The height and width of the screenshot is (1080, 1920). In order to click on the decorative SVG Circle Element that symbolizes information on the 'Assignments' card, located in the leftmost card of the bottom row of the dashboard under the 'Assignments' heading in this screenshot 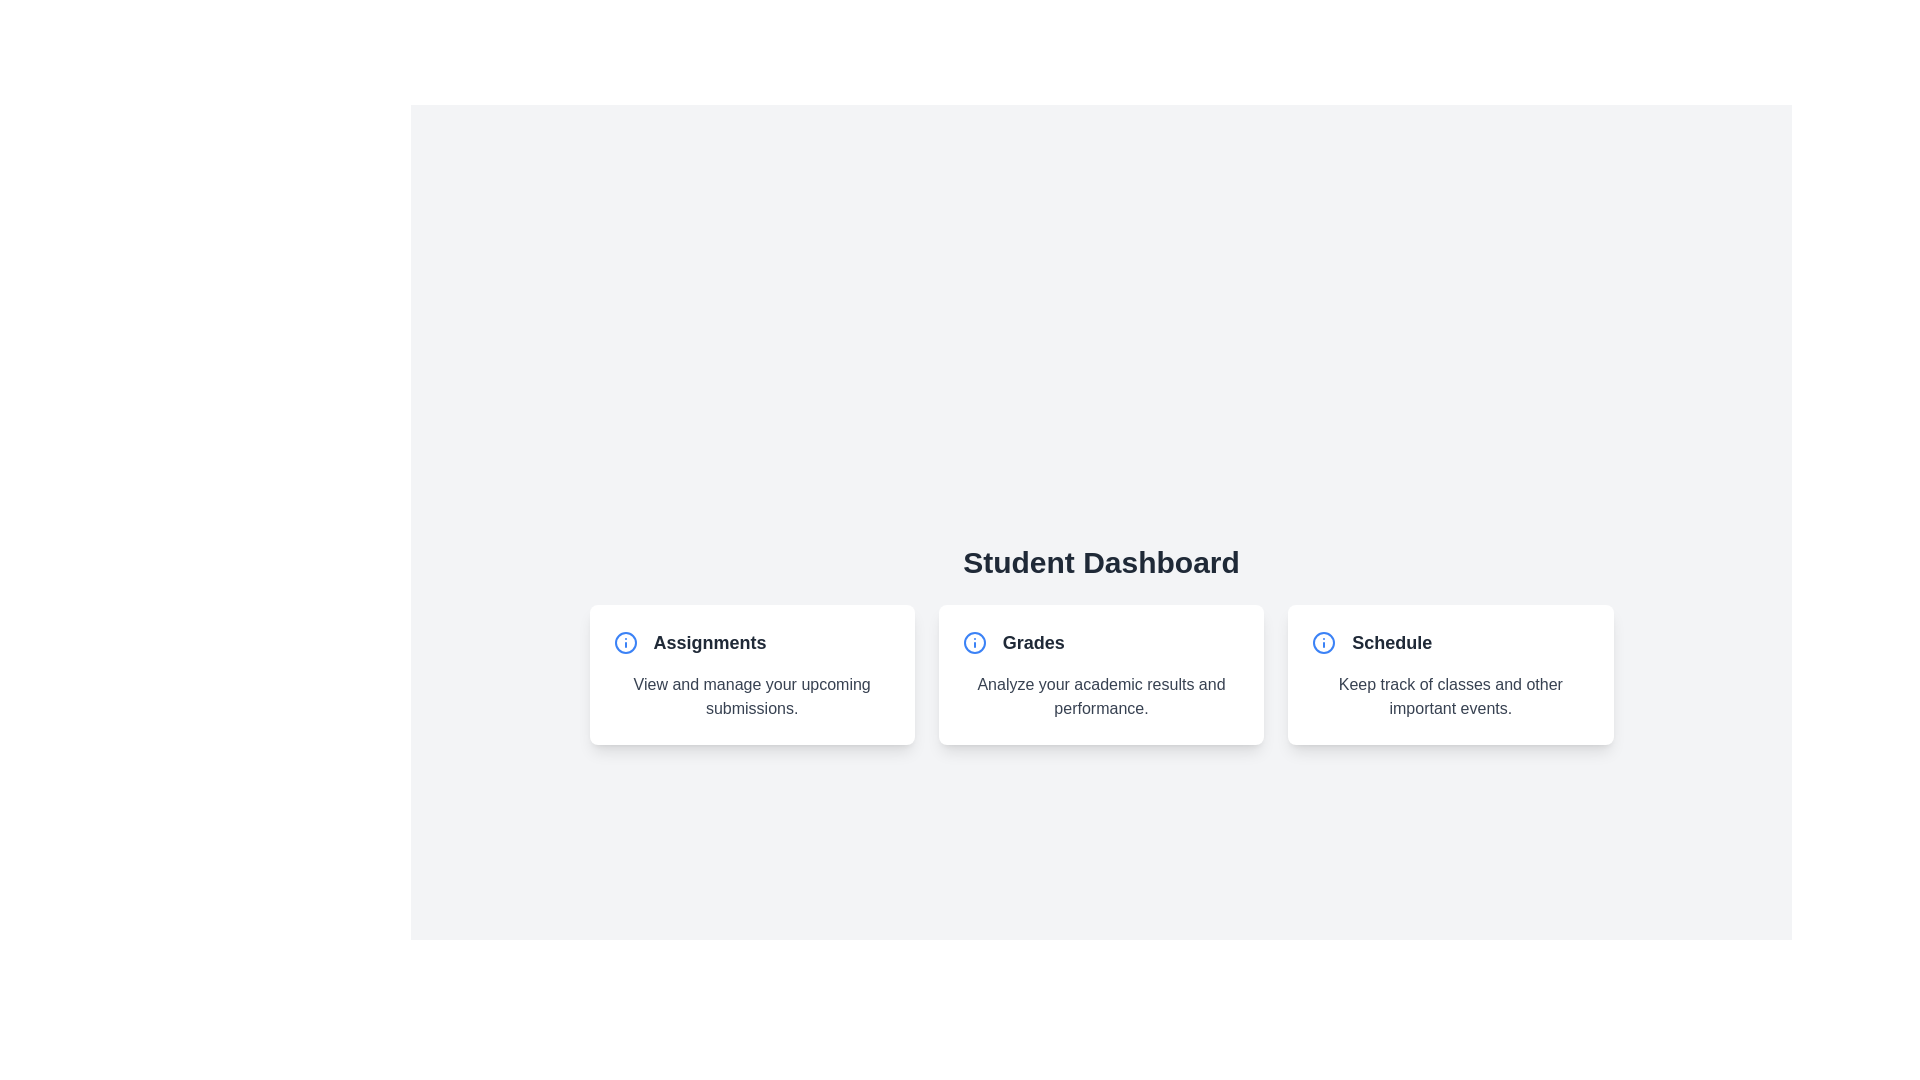, I will do `click(974, 643)`.